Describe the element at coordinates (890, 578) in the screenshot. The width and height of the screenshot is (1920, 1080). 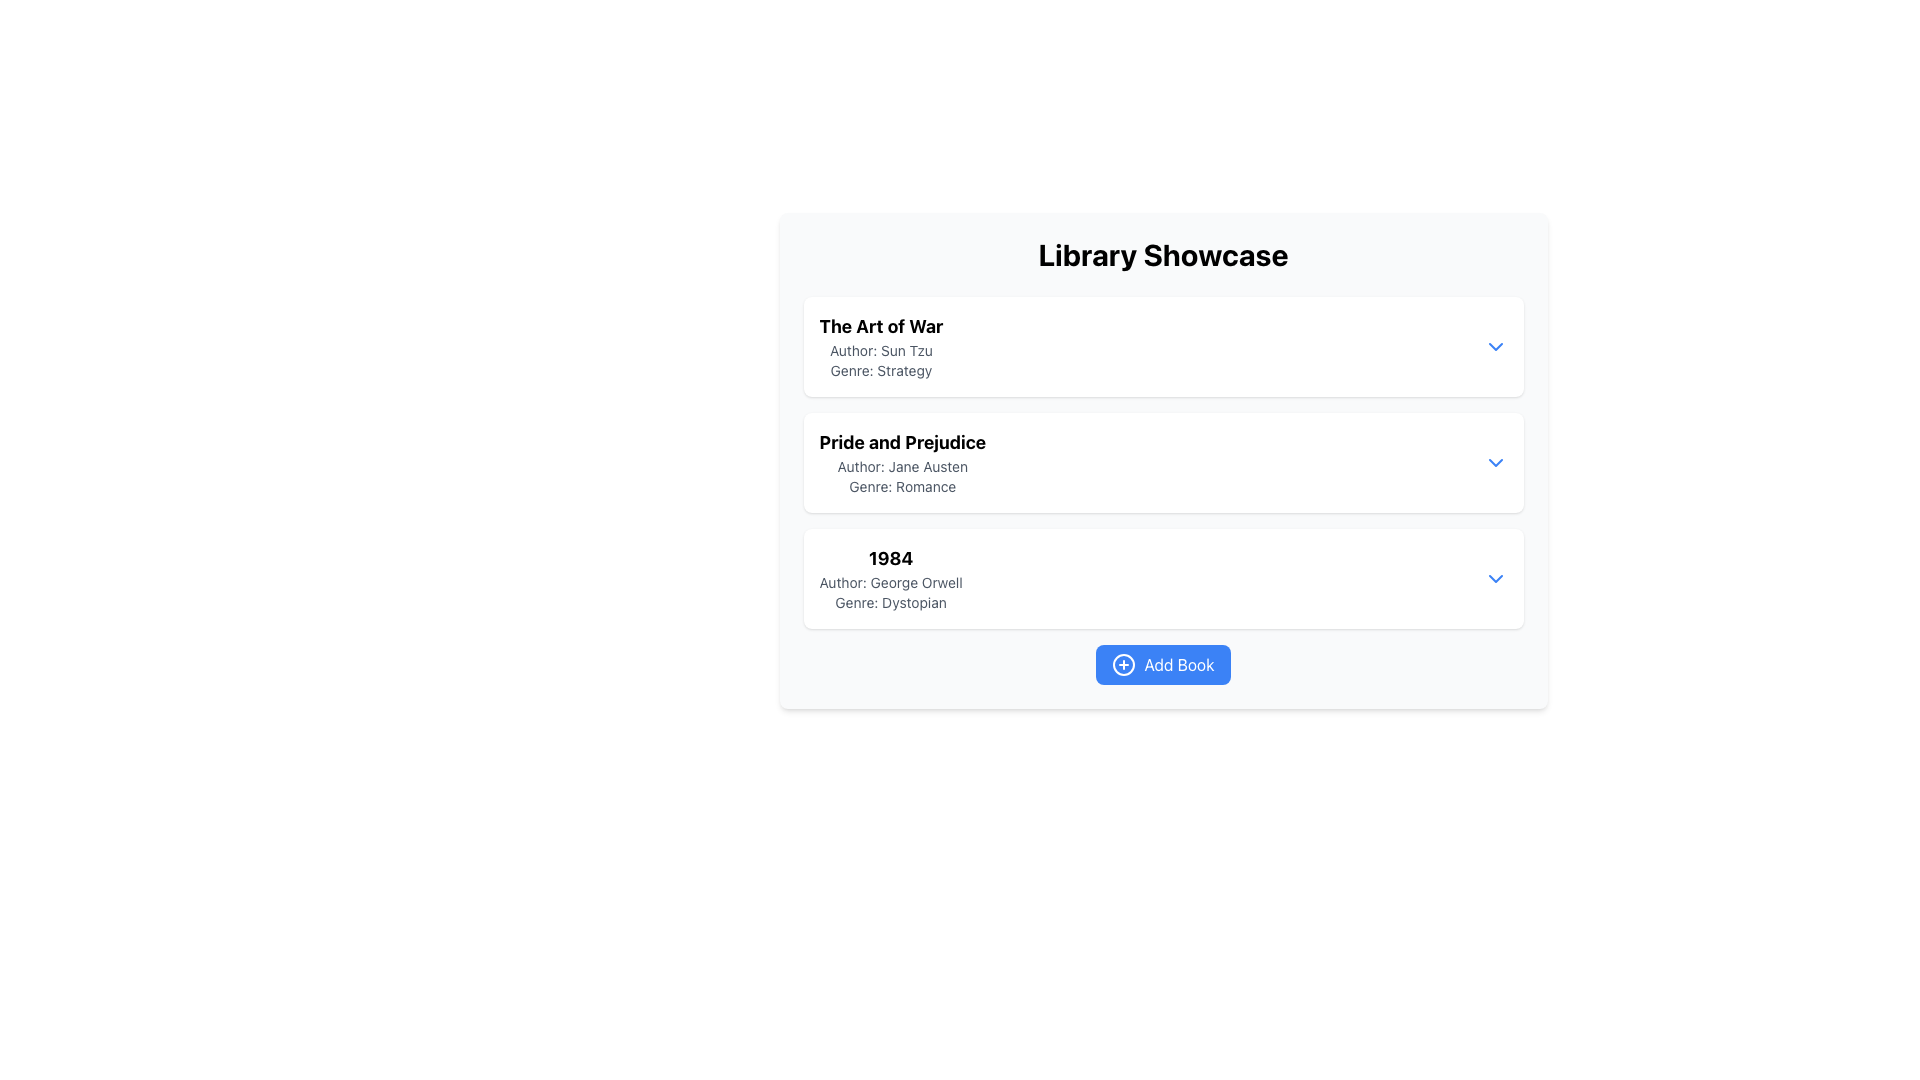
I see `the Text Block that presents information about the book '1984,' which is the third entry in the 'Library Showcase' list, positioned below 'Pride and Prejudice' and above the 'Add Book' button` at that location.